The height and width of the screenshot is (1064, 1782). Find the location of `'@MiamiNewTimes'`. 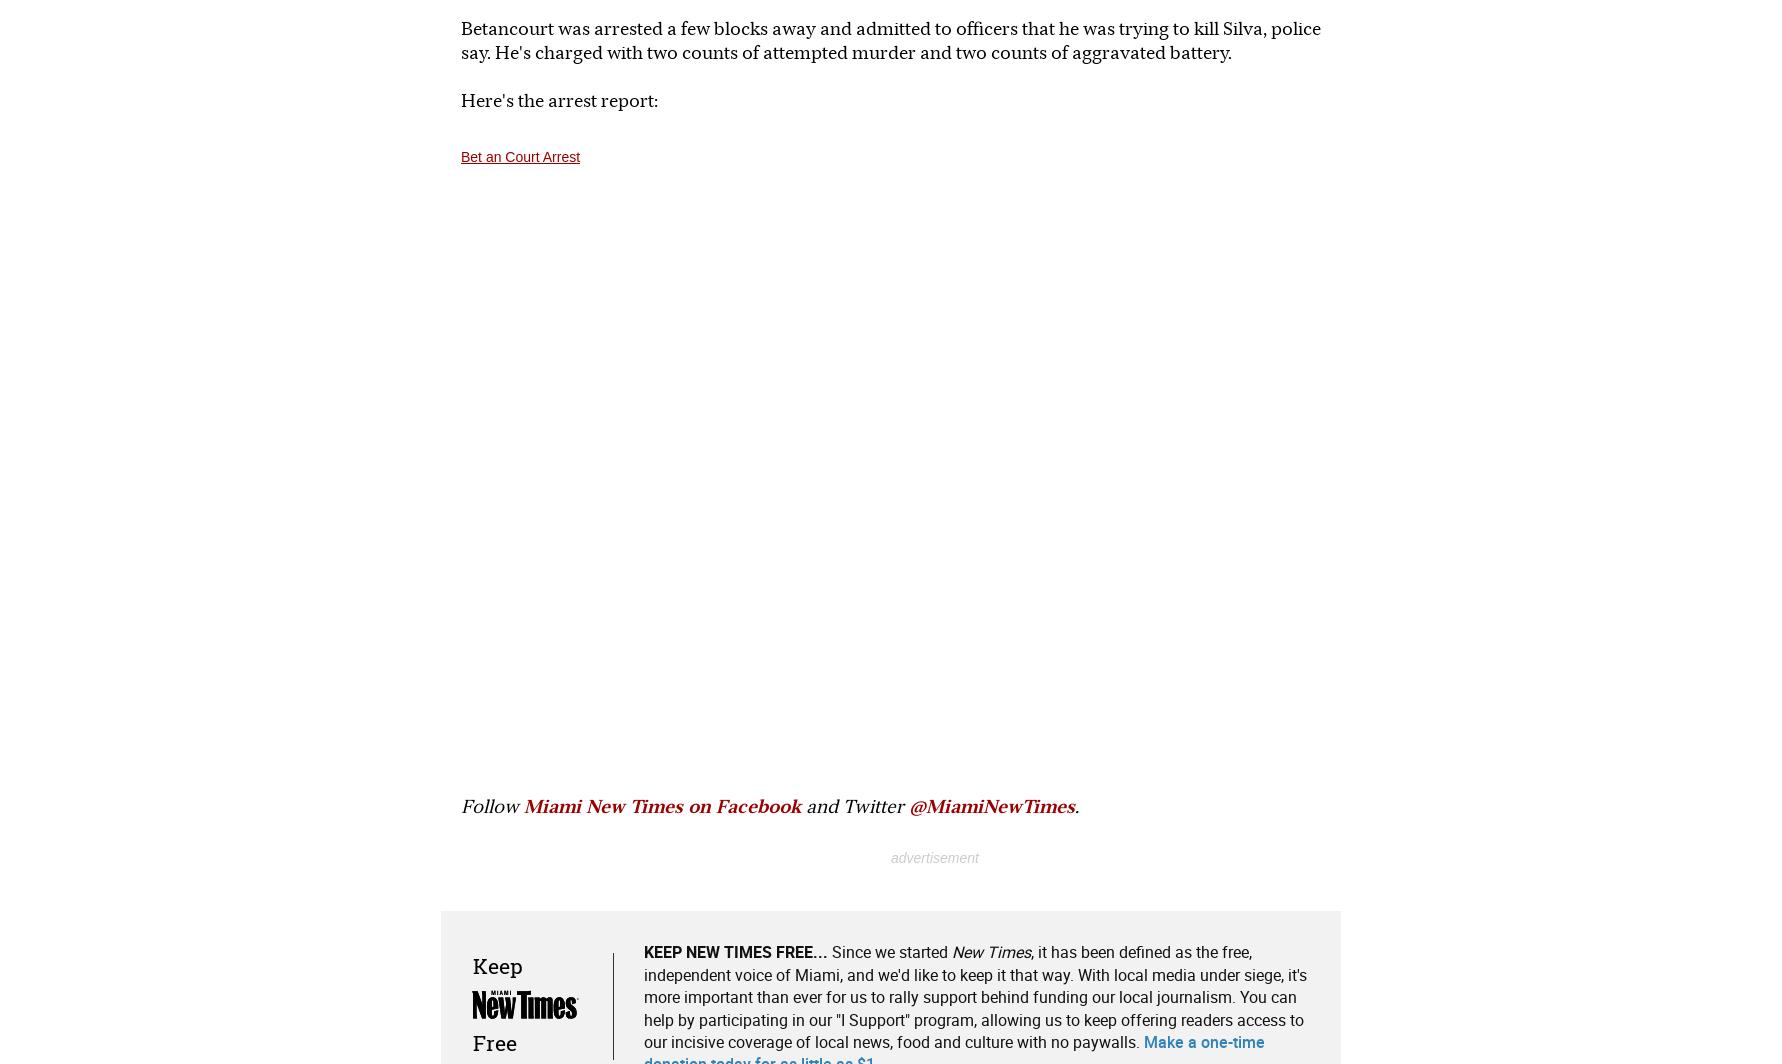

'@MiamiNewTimes' is located at coordinates (991, 805).